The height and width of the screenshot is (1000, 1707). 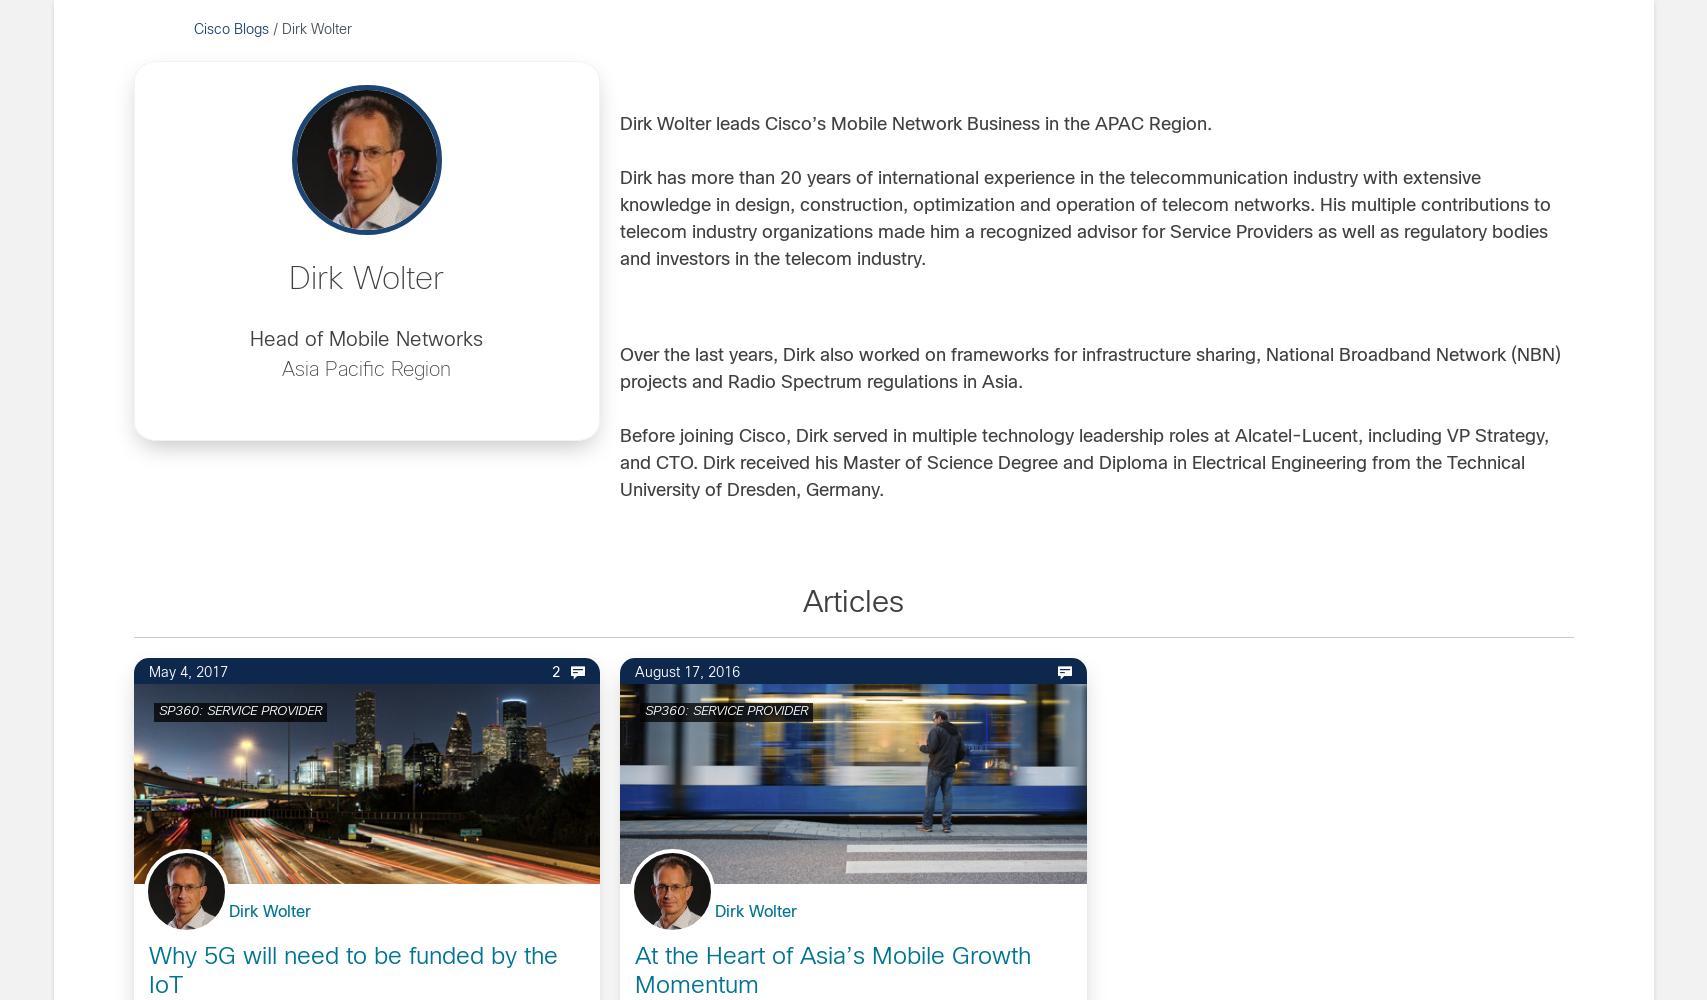 What do you see at coordinates (1089, 369) in the screenshot?
I see `'Over the last years, Dirk also worked on frameworks for infrastructure sharing, National Broadband Network (NBN) projects and Radio Spectrum regulations in Asia.'` at bounding box center [1089, 369].